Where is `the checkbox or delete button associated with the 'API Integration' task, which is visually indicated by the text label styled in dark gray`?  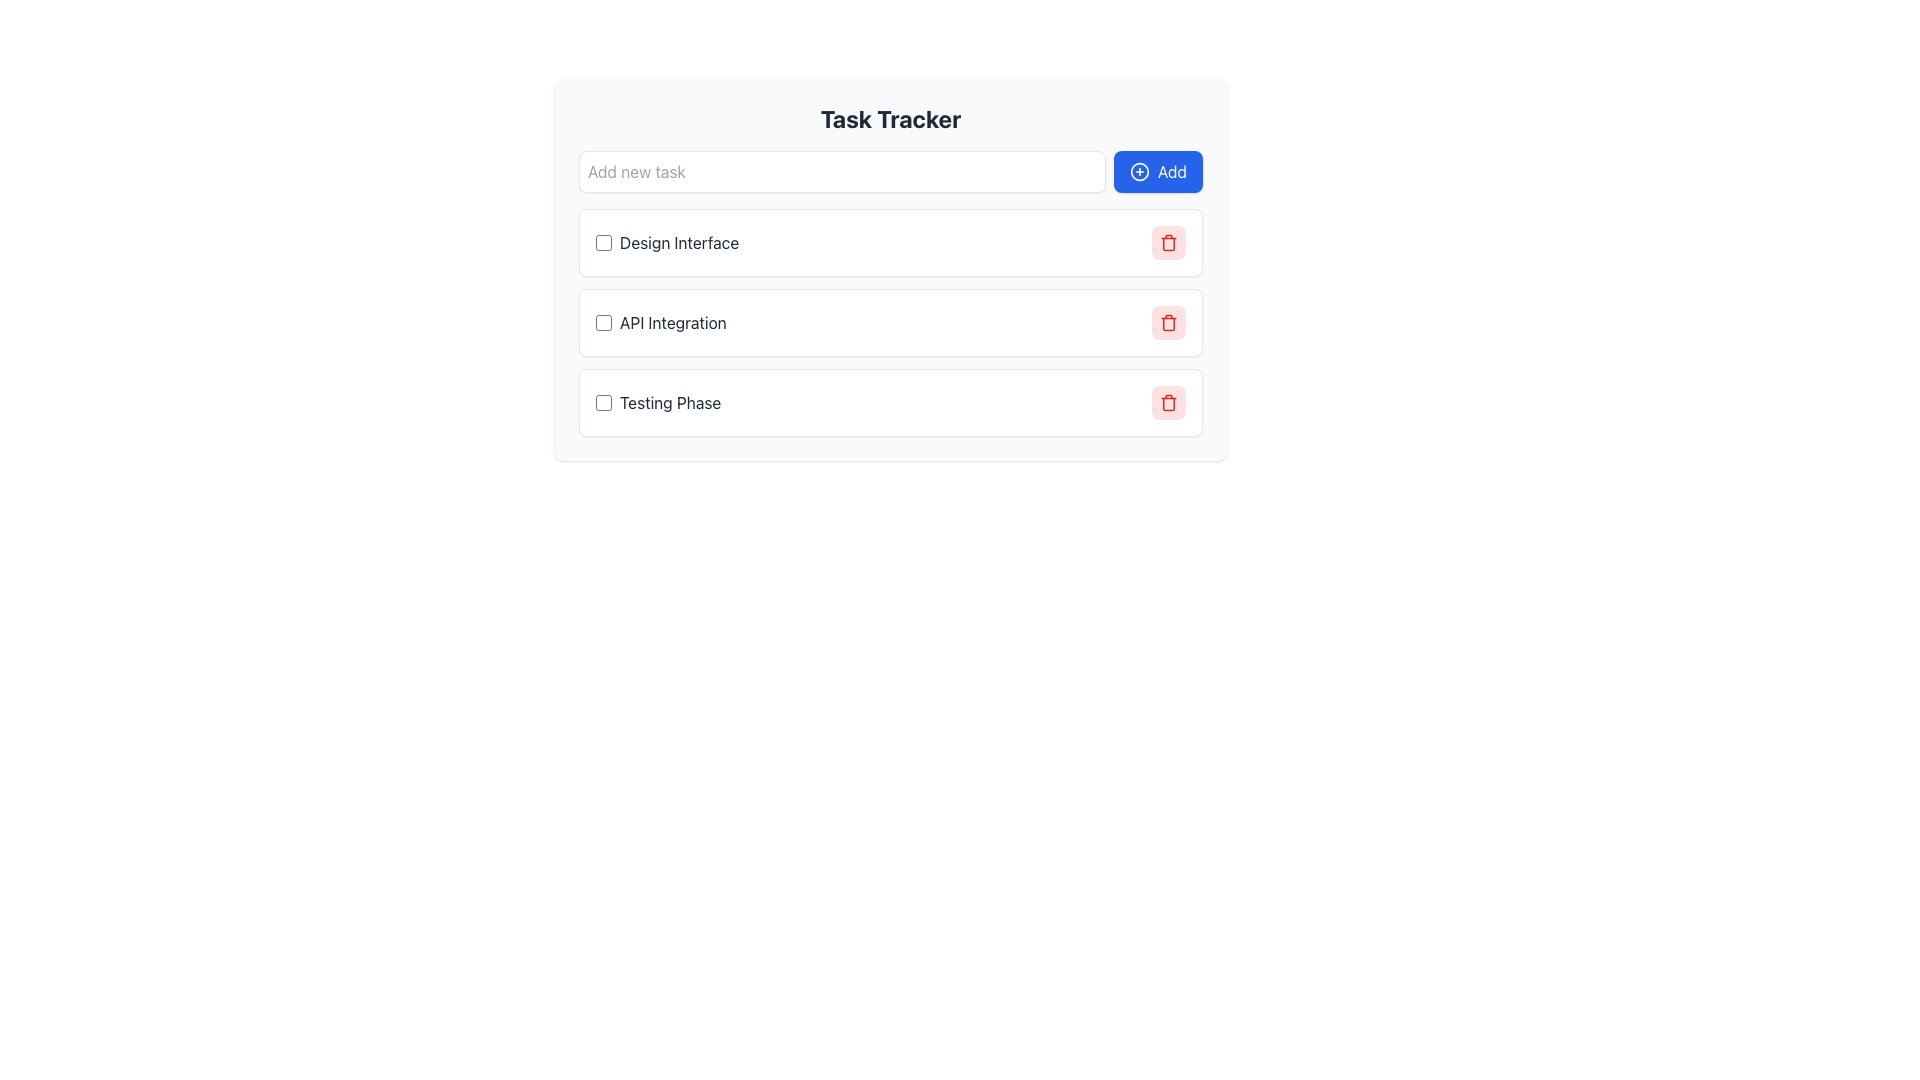 the checkbox or delete button associated with the 'API Integration' task, which is visually indicated by the text label styled in dark gray is located at coordinates (661, 322).